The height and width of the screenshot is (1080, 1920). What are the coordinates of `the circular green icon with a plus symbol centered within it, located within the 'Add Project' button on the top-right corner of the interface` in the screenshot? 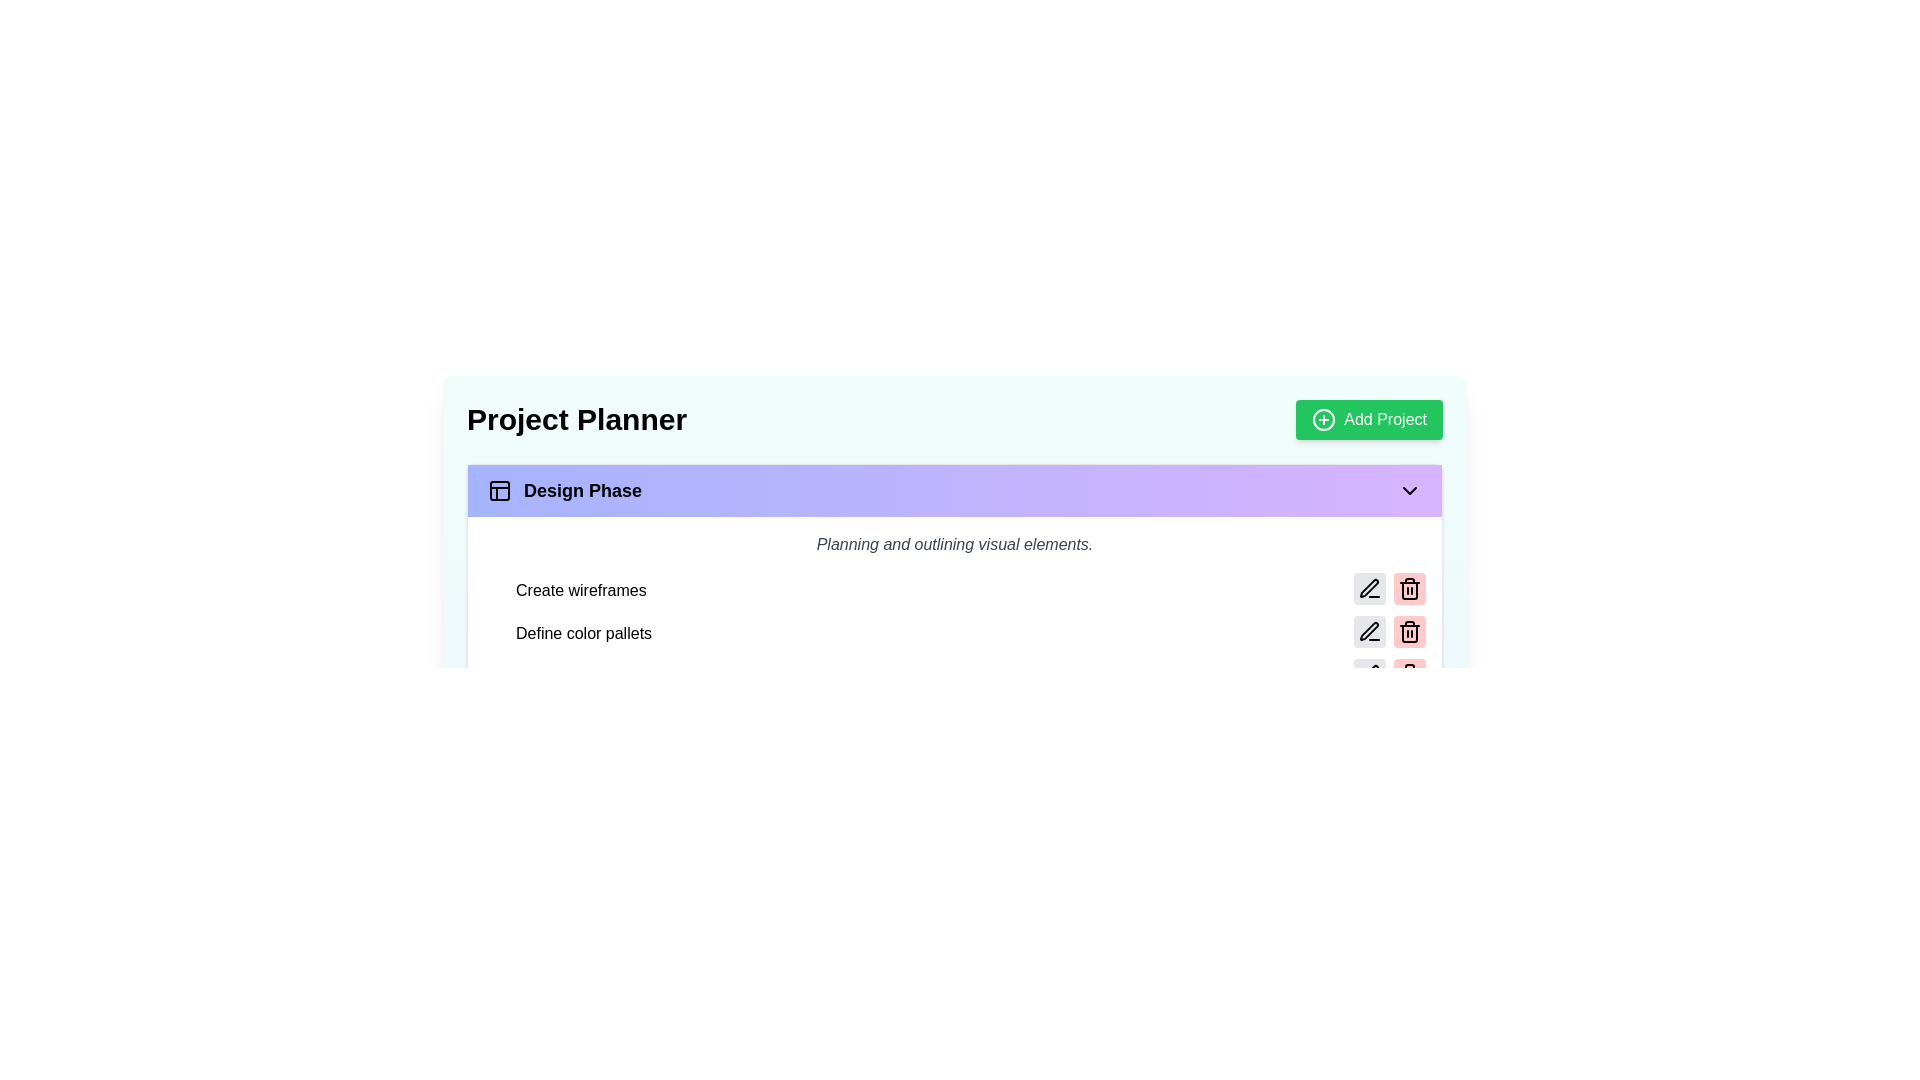 It's located at (1324, 419).